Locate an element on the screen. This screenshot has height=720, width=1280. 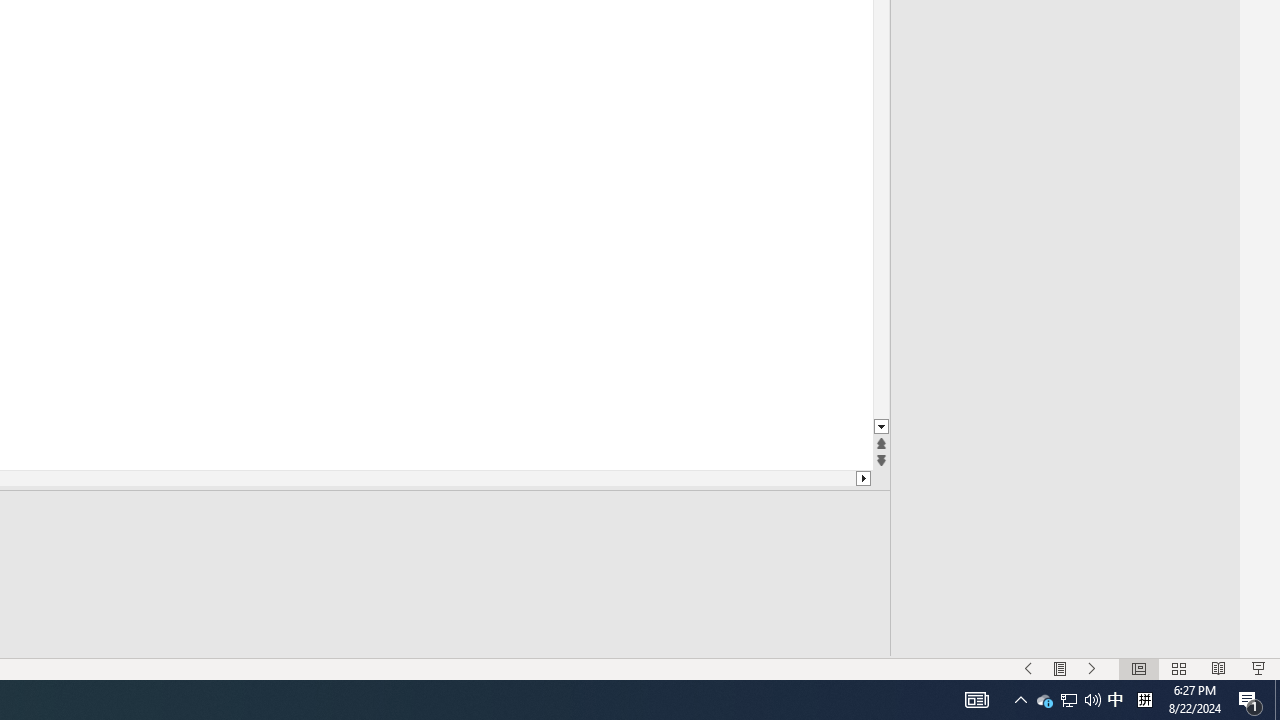
'Slide Show Next On' is located at coordinates (1091, 669).